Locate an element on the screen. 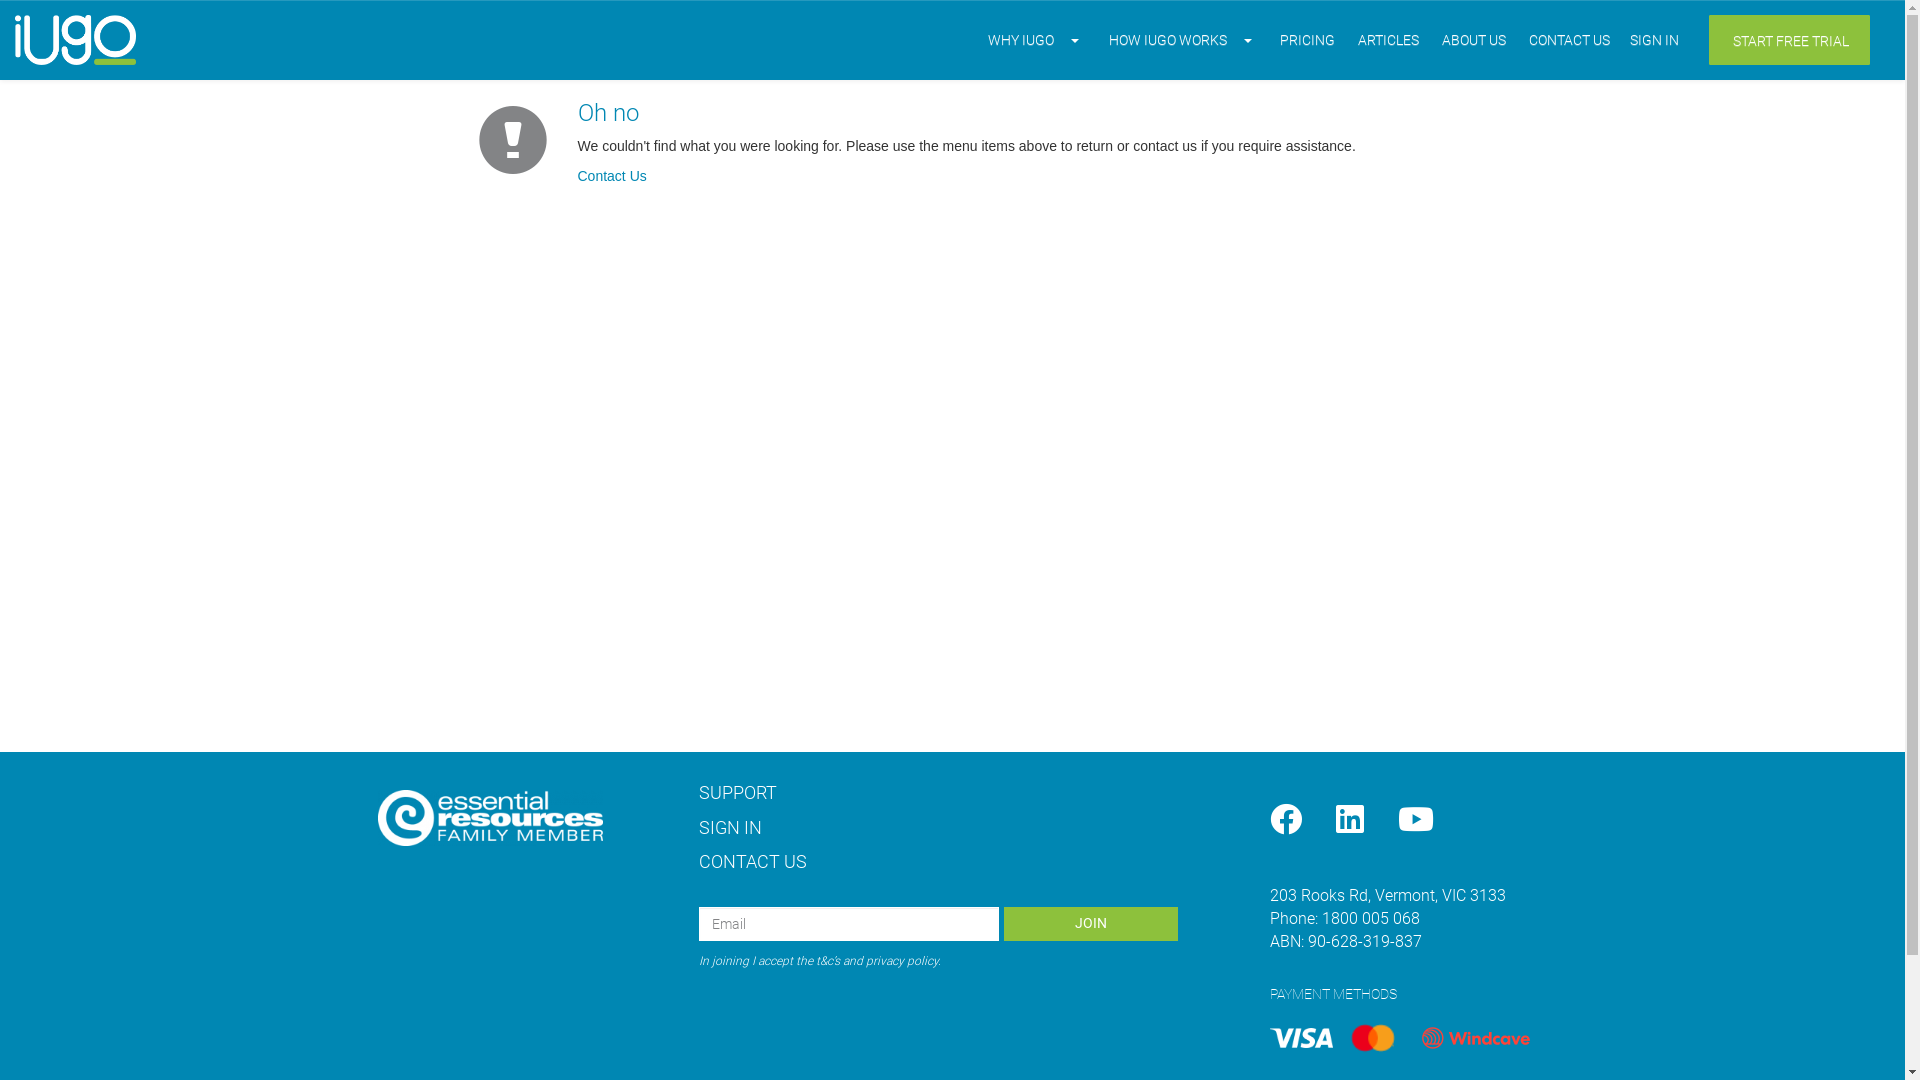 The height and width of the screenshot is (1080, 1920). 'ARTICLES' is located at coordinates (1388, 39).